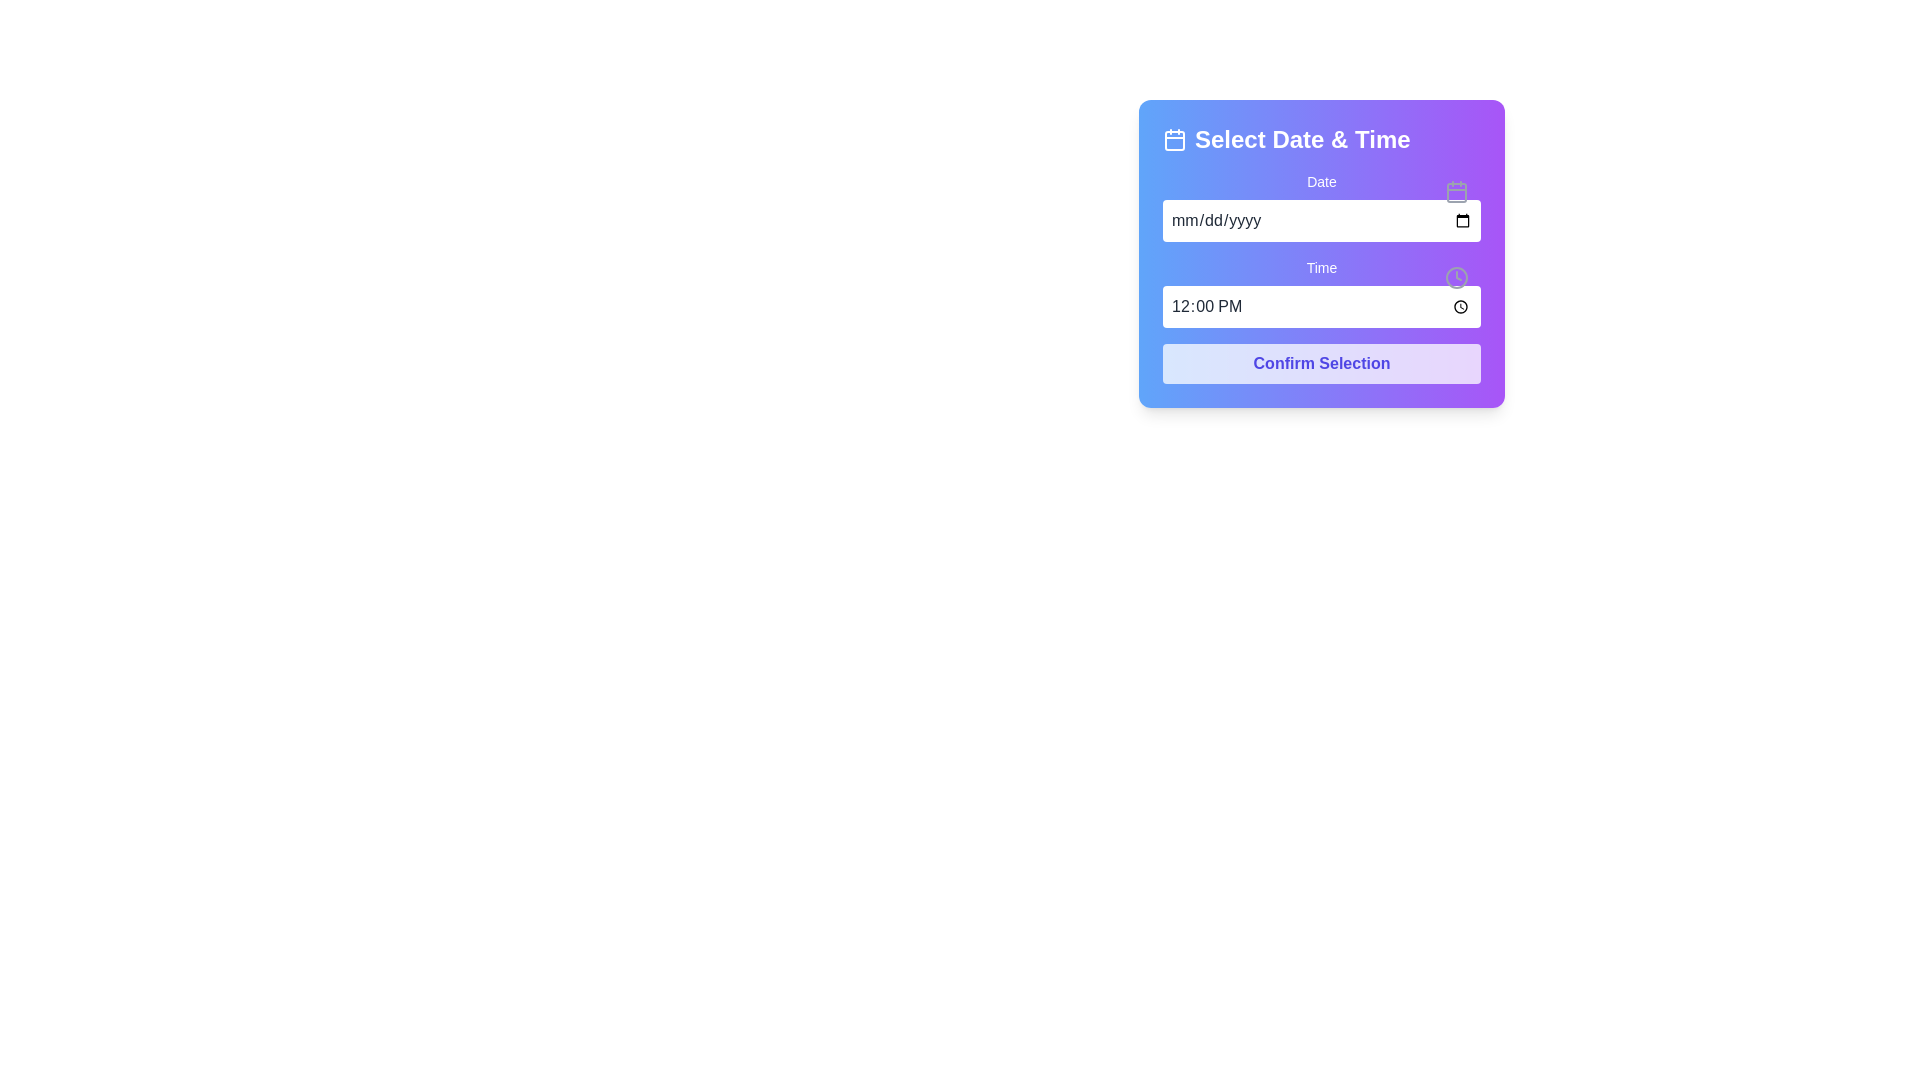 This screenshot has height=1080, width=1920. I want to click on the rounded rectangular component within the calendar icon located to the left of the 'Select Date & Time' header text, so click(1175, 140).